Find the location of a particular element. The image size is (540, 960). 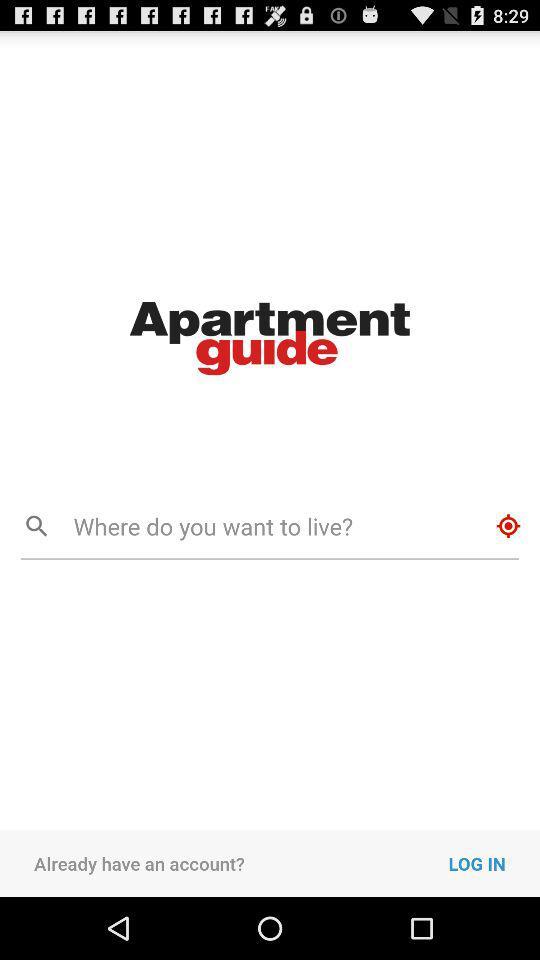

log in item is located at coordinates (493, 862).